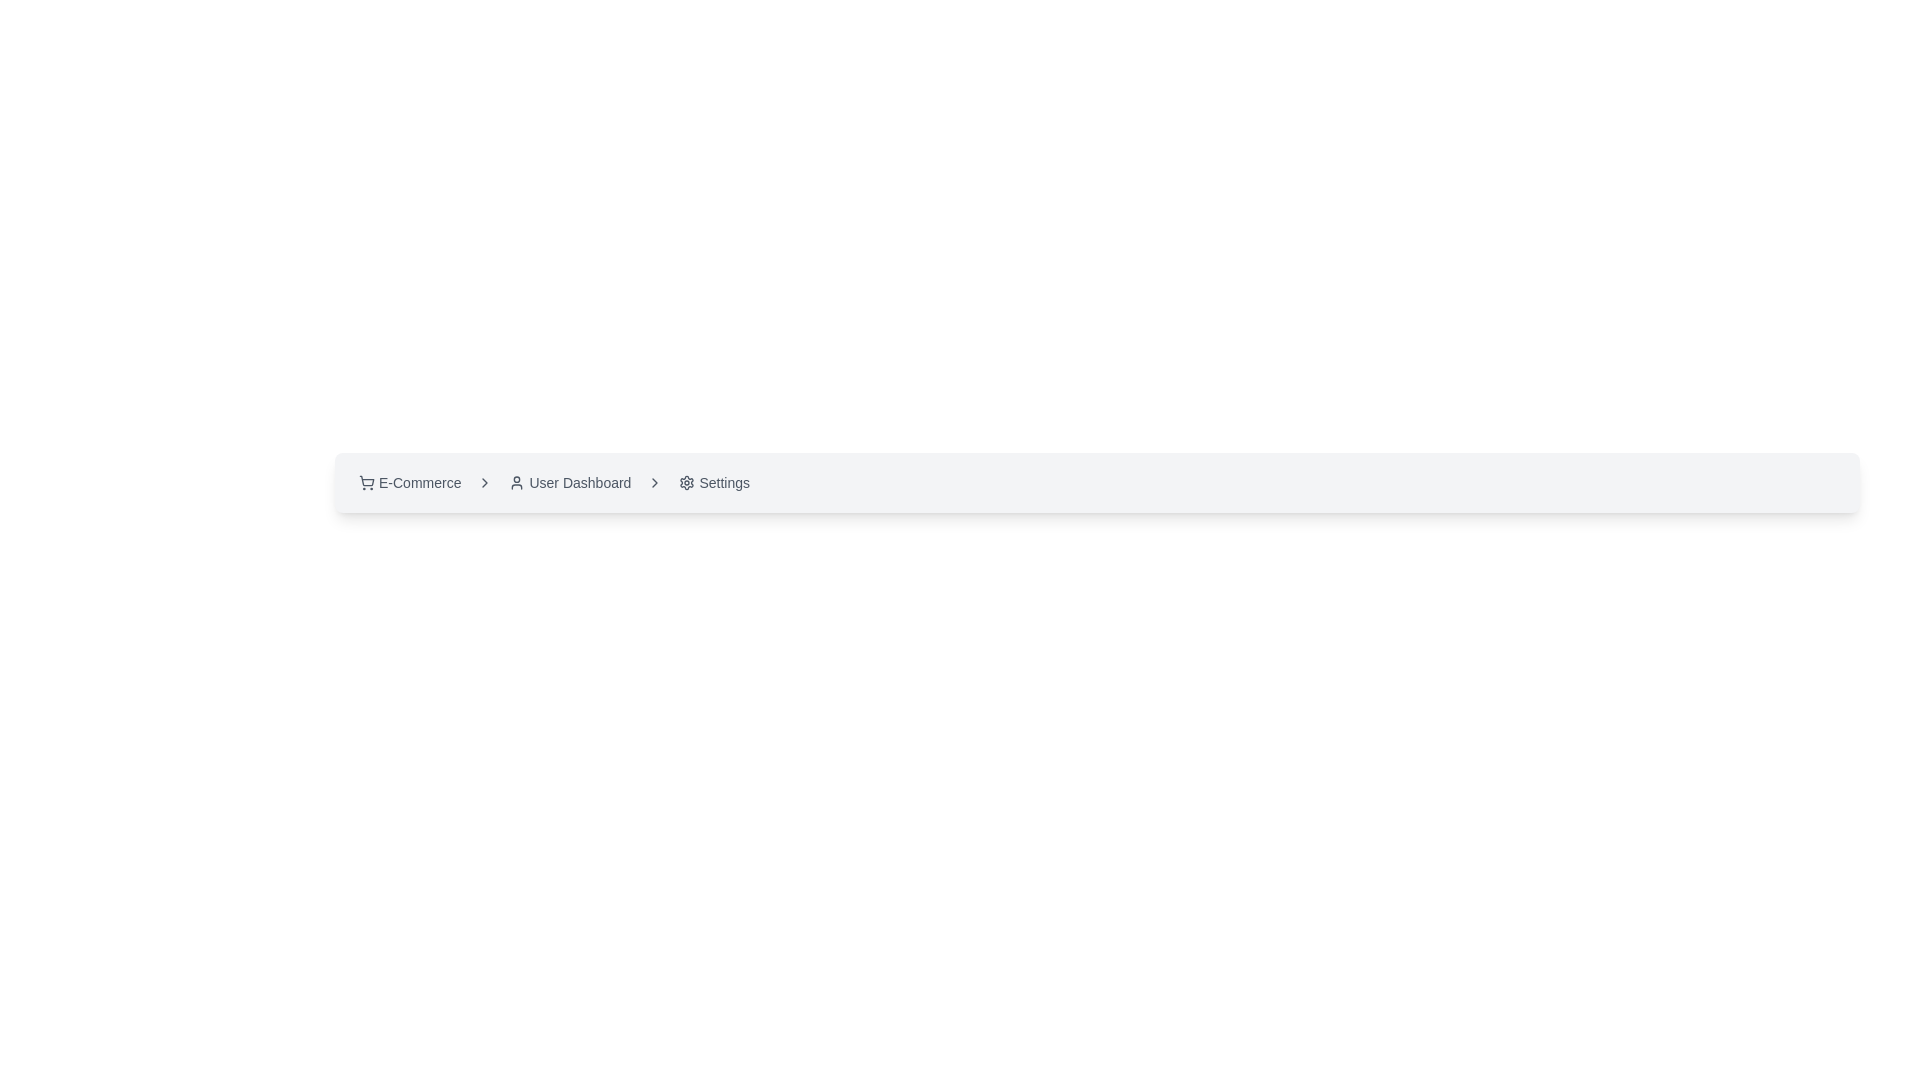 This screenshot has width=1920, height=1080. What do you see at coordinates (1096, 482) in the screenshot?
I see `the Breadcrumb navigation bar segment located at the top-center of the application` at bounding box center [1096, 482].